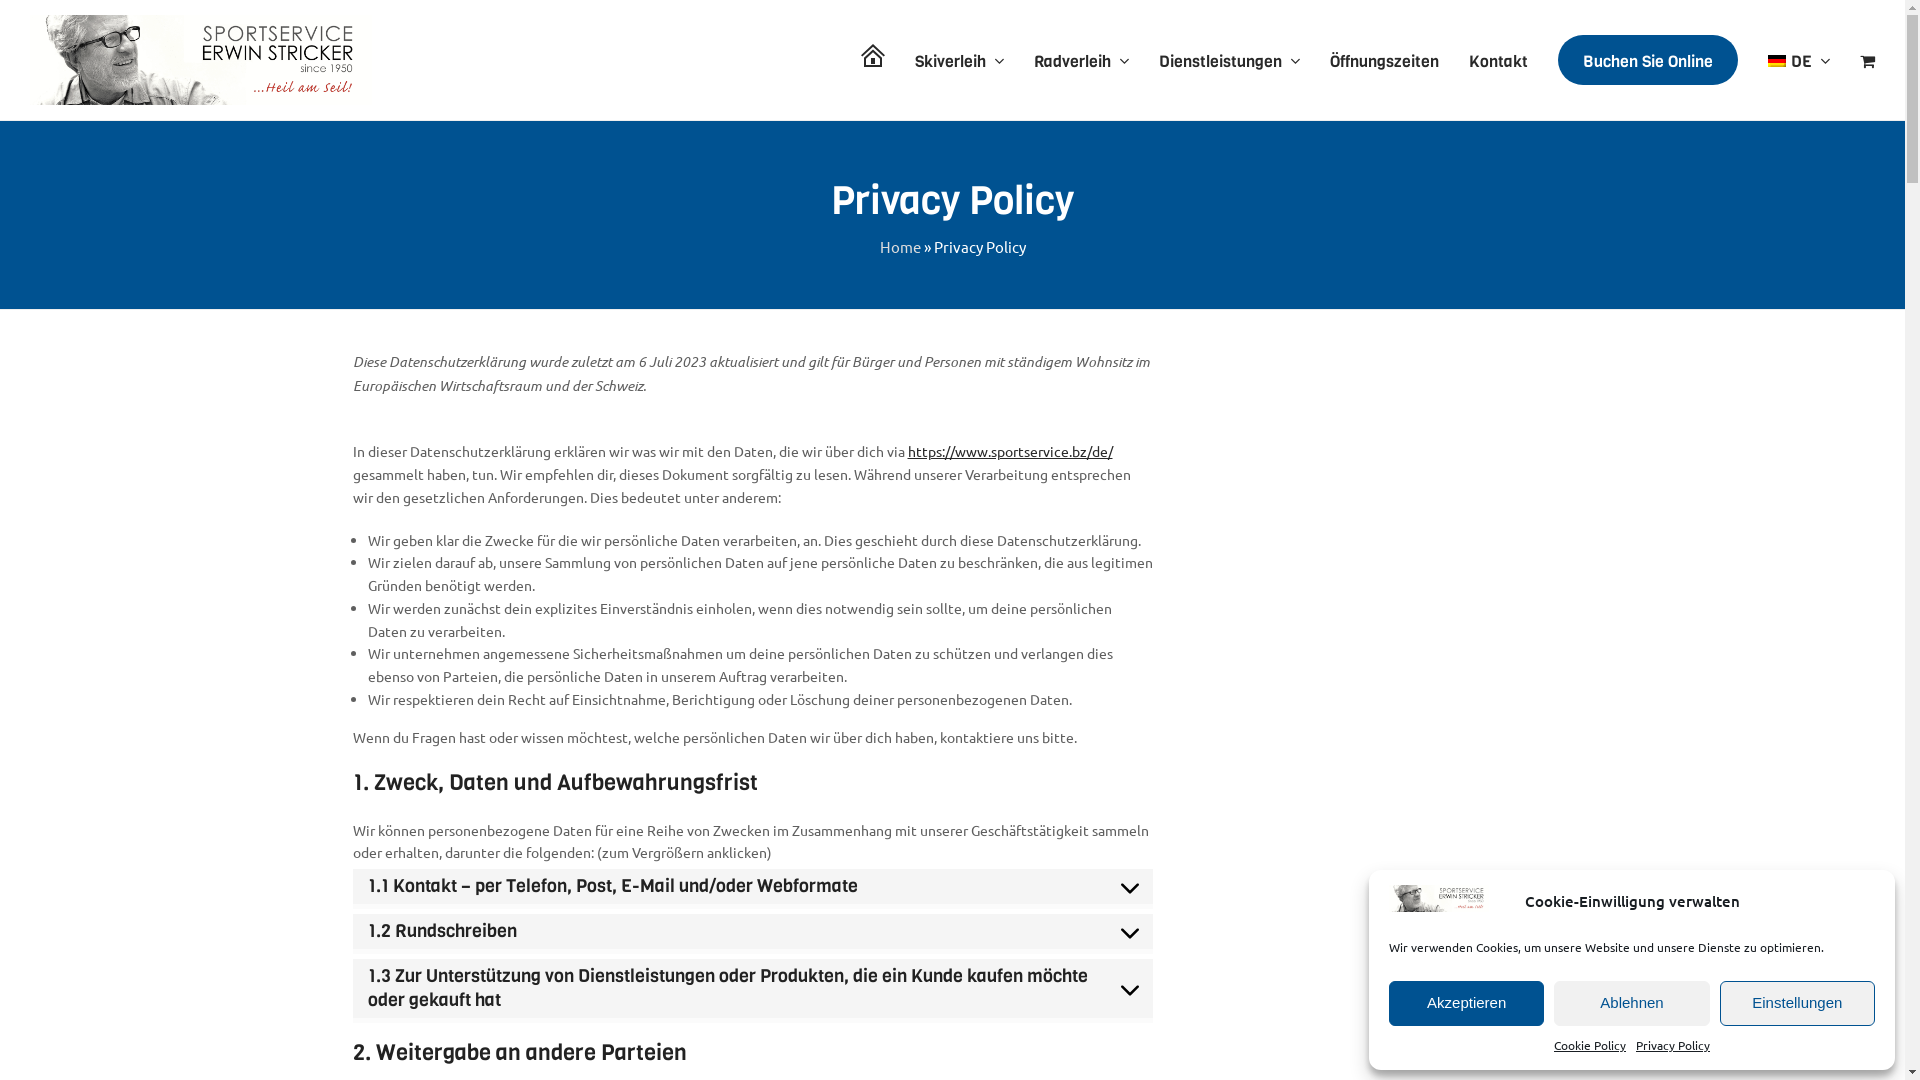 This screenshot has height=1080, width=1920. Describe the element at coordinates (1647, 59) in the screenshot. I see `'Buchen Sie Online'` at that location.